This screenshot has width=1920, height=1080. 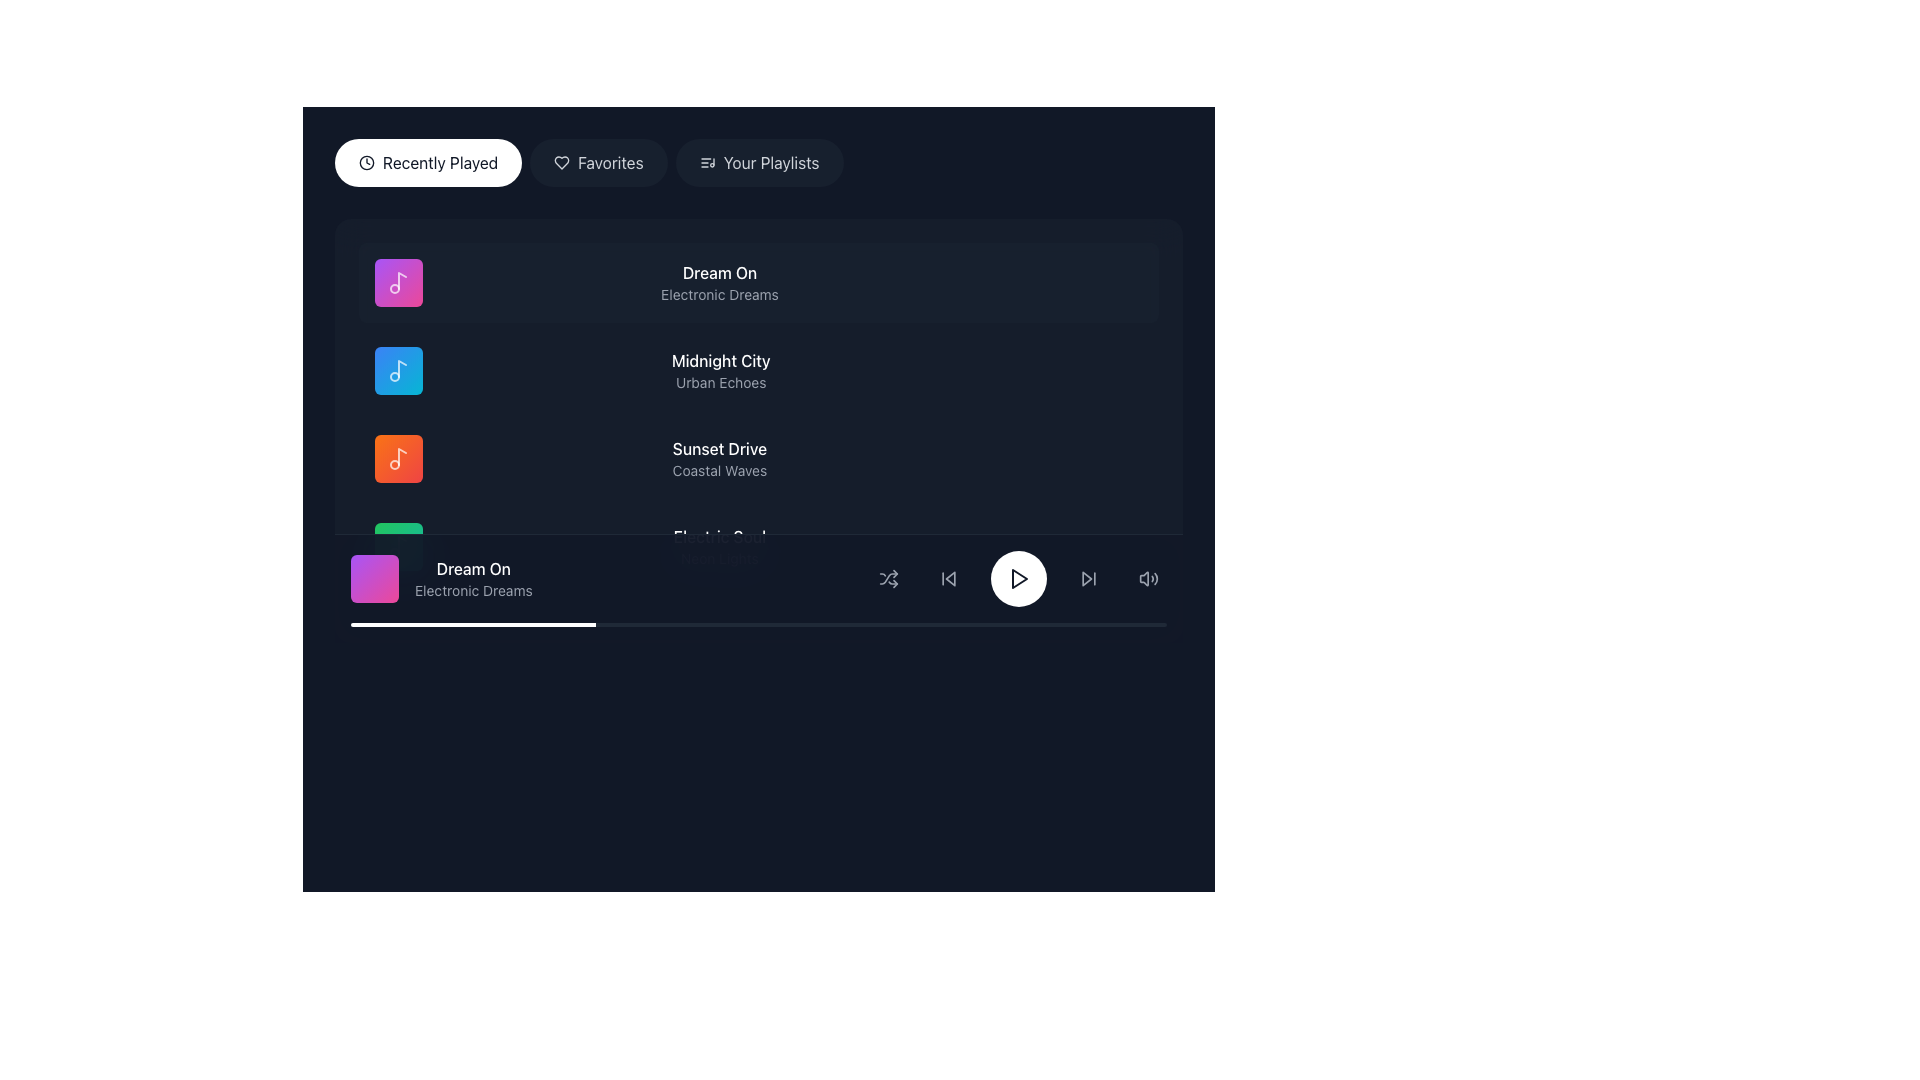 I want to click on to select the first list item titled 'Dream On' with a musical note icon and gray subtitle 'Electronic Dreams', so click(x=757, y=282).